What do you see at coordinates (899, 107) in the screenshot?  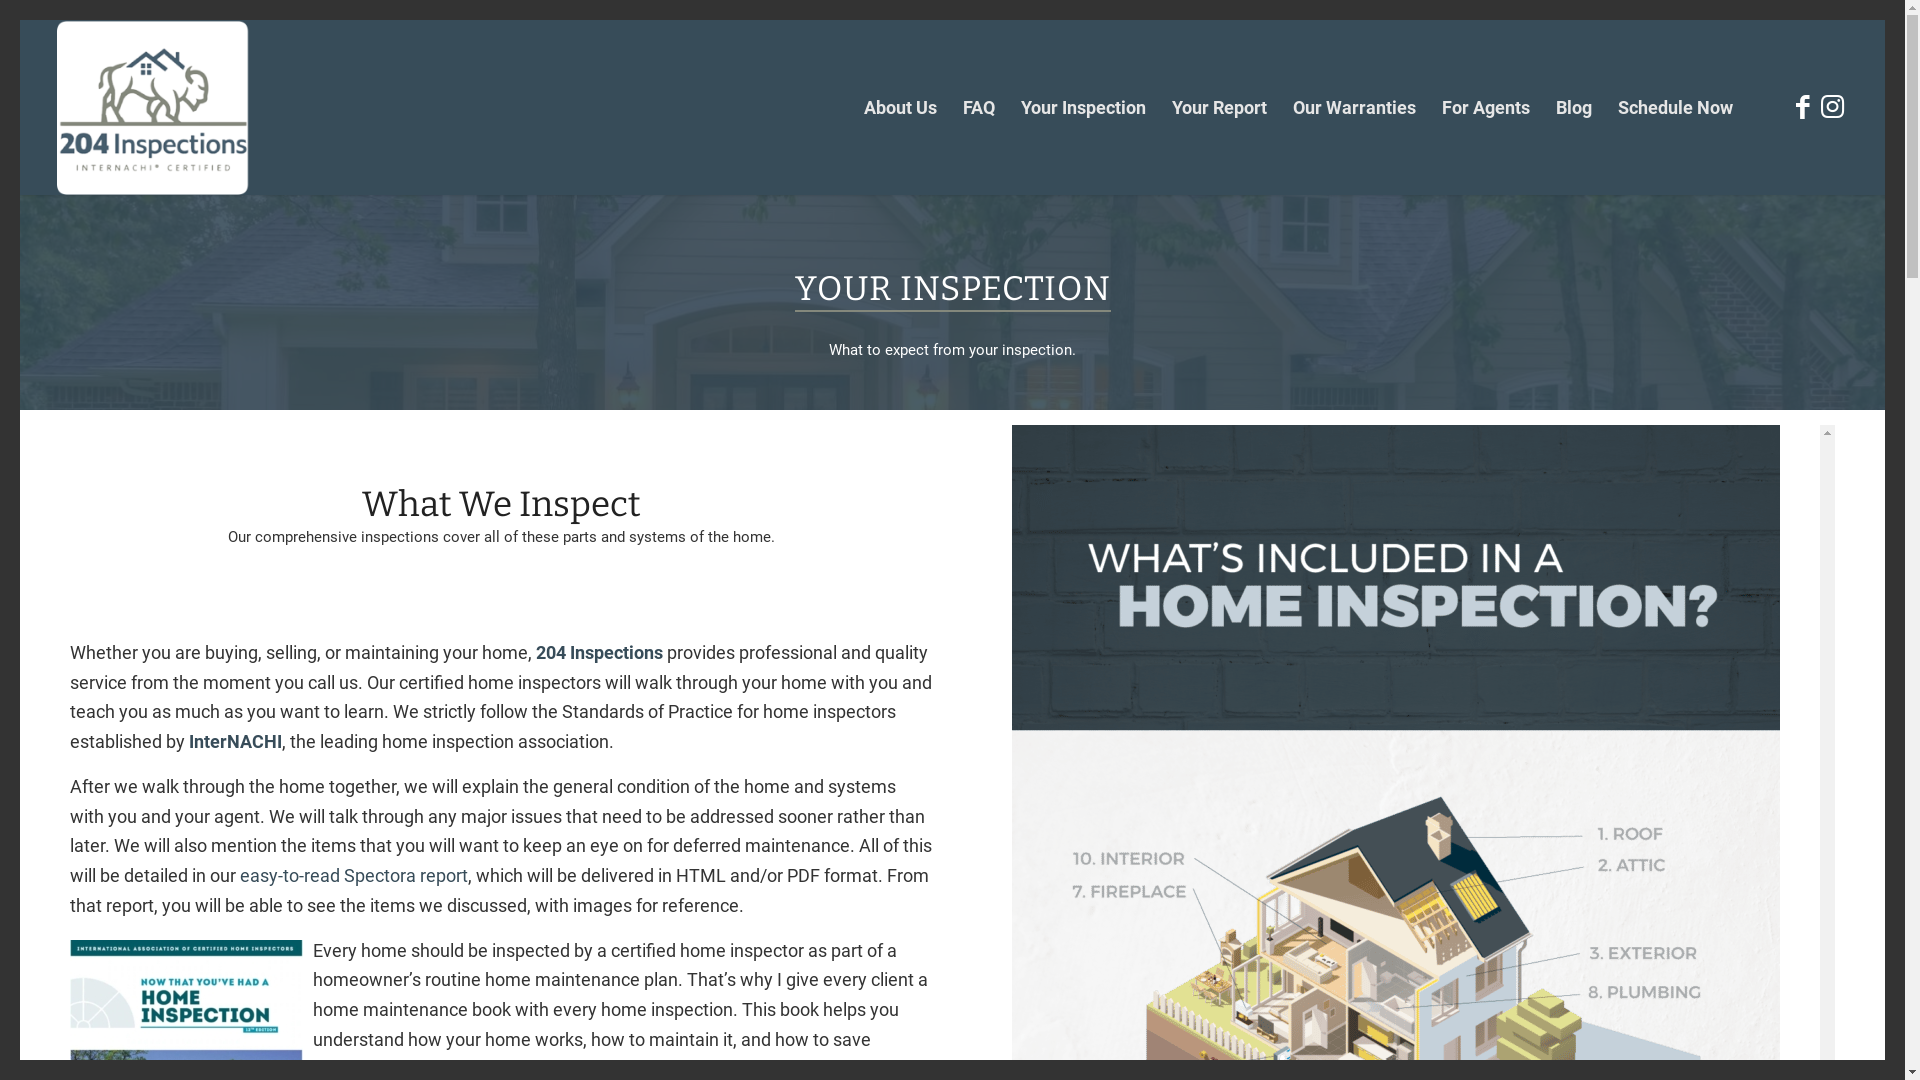 I see `'About Us'` at bounding box center [899, 107].